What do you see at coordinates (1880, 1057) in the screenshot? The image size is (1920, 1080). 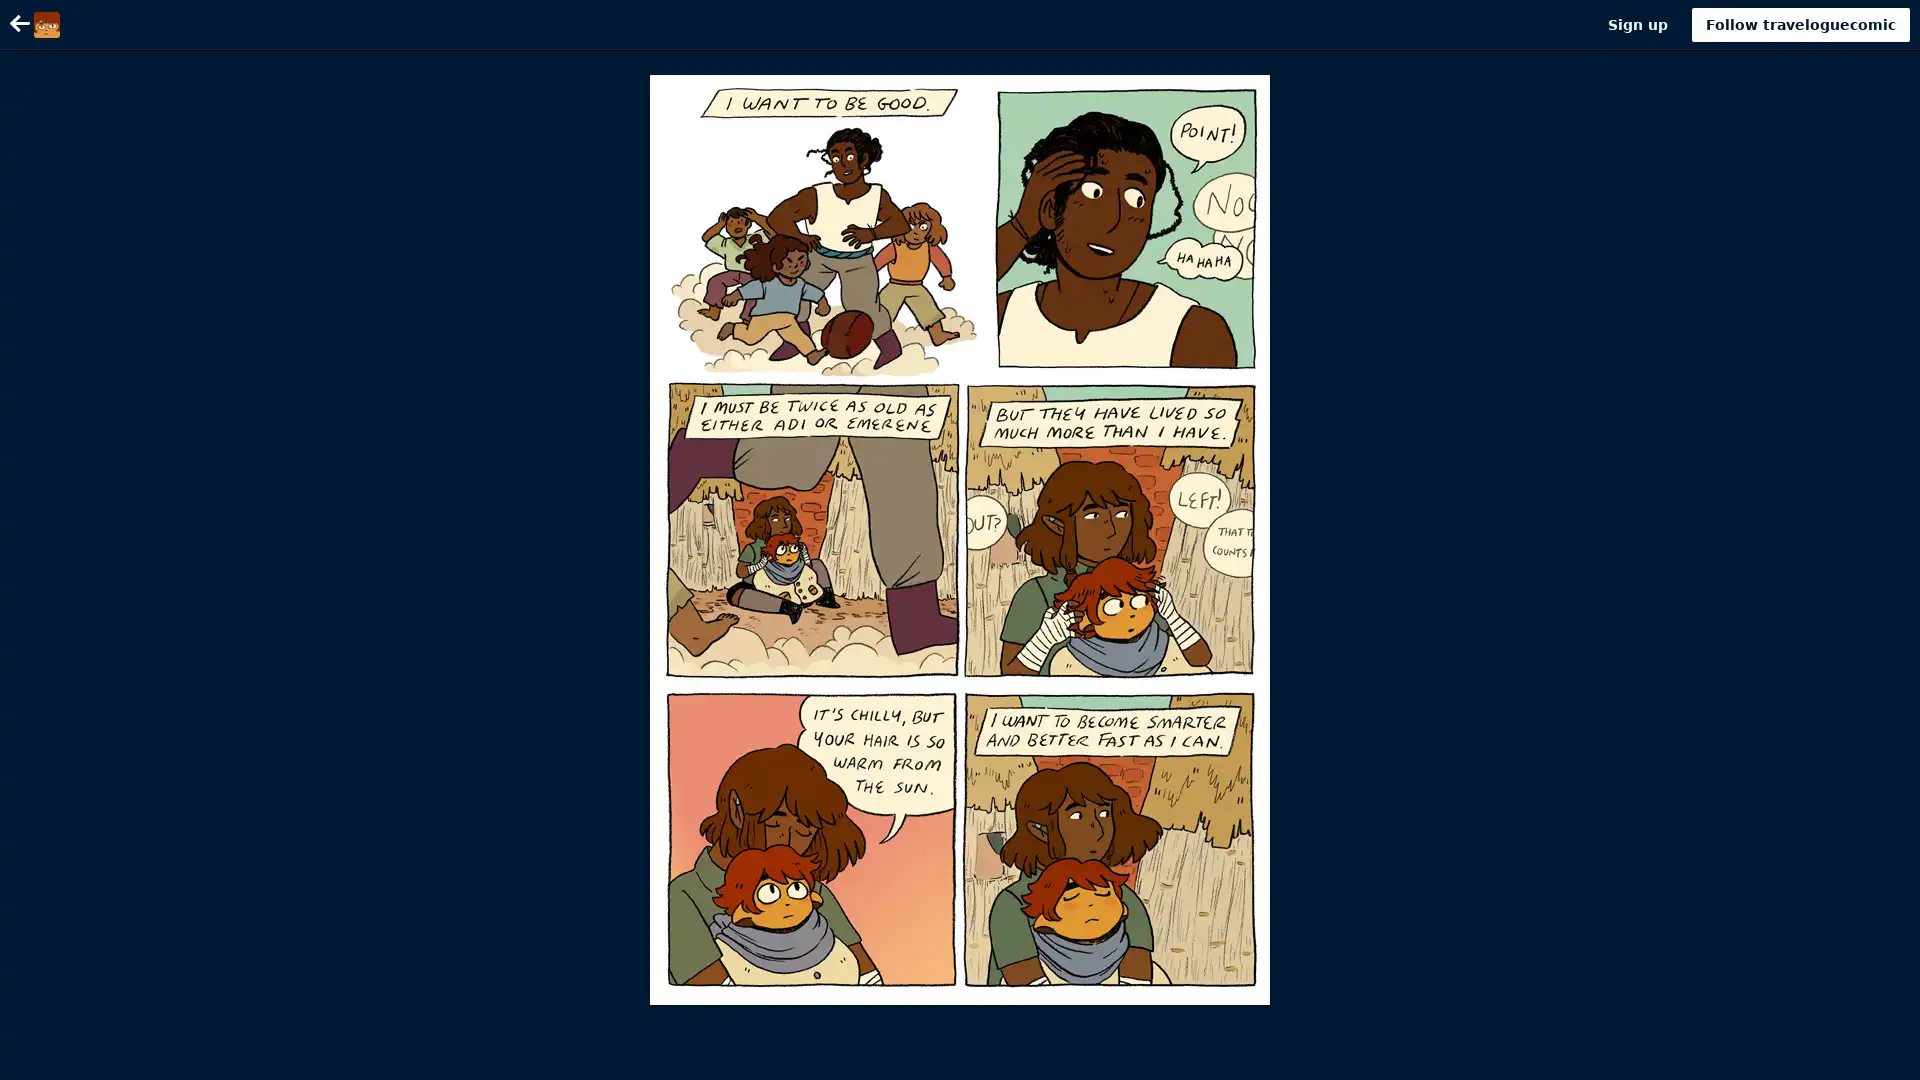 I see `Scroll to top` at bounding box center [1880, 1057].